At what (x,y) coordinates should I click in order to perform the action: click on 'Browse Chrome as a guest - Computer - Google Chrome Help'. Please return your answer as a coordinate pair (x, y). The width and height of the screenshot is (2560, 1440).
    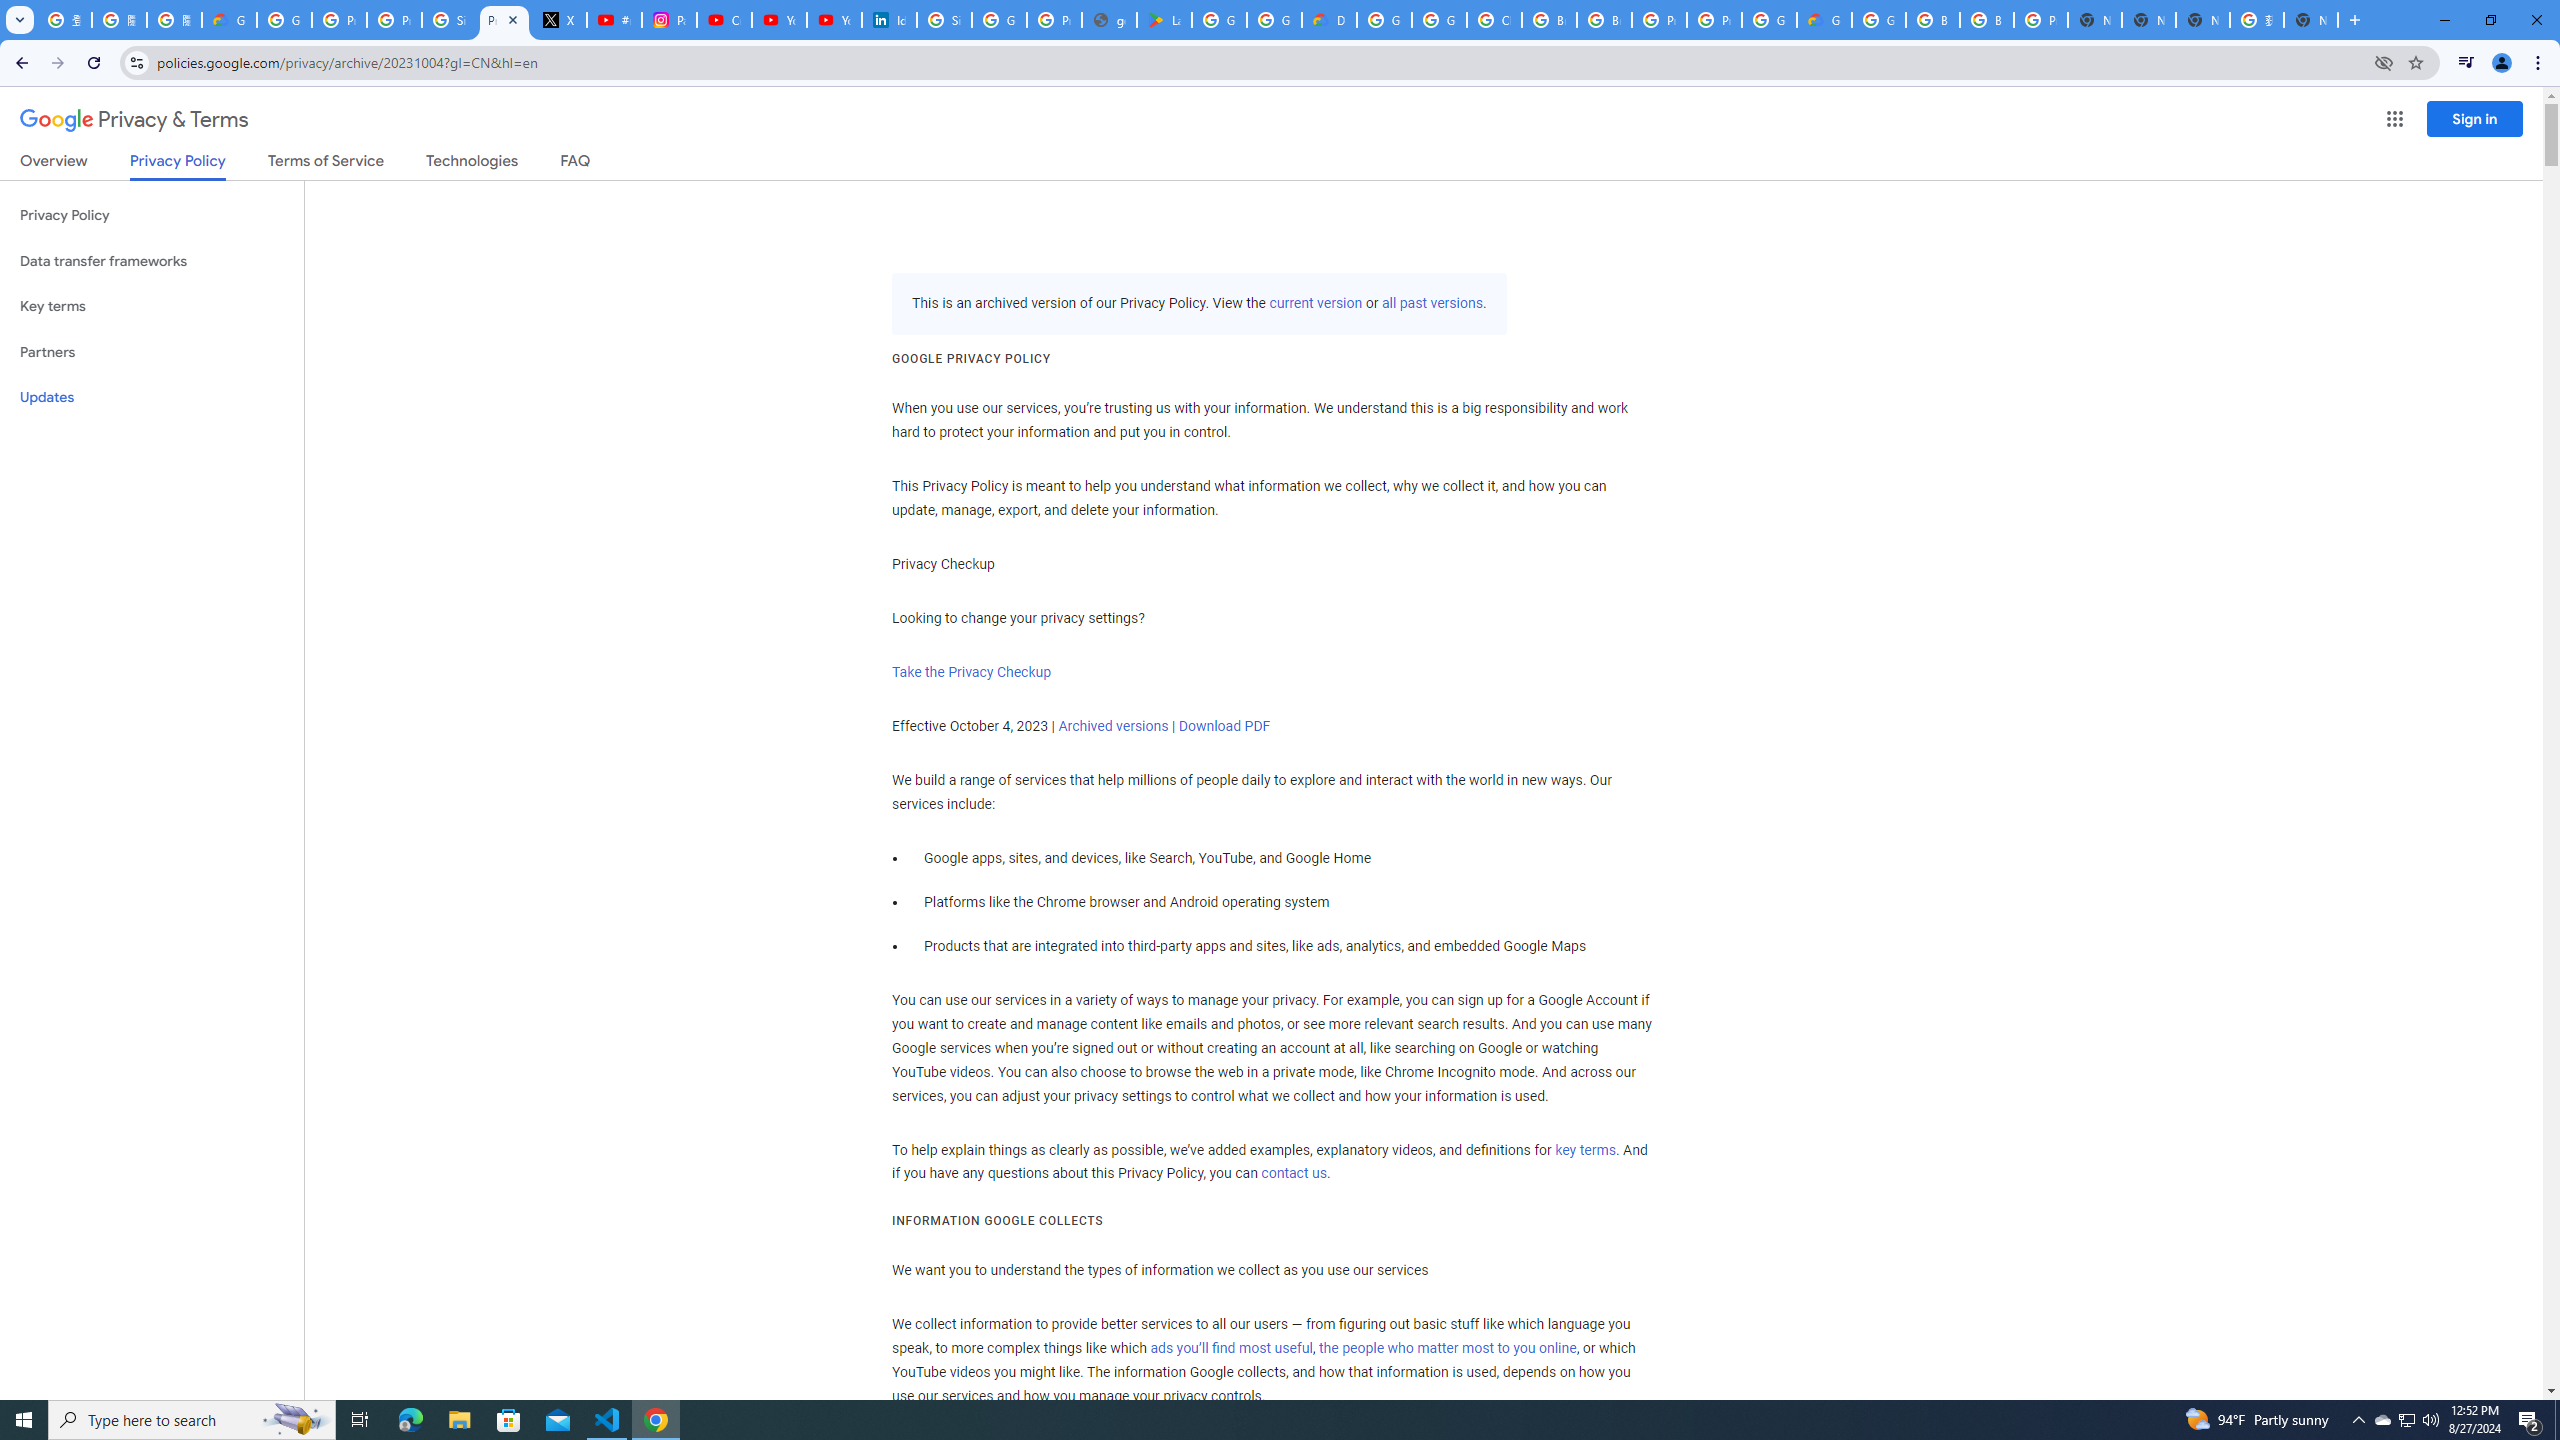
    Looking at the image, I should click on (1985, 19).